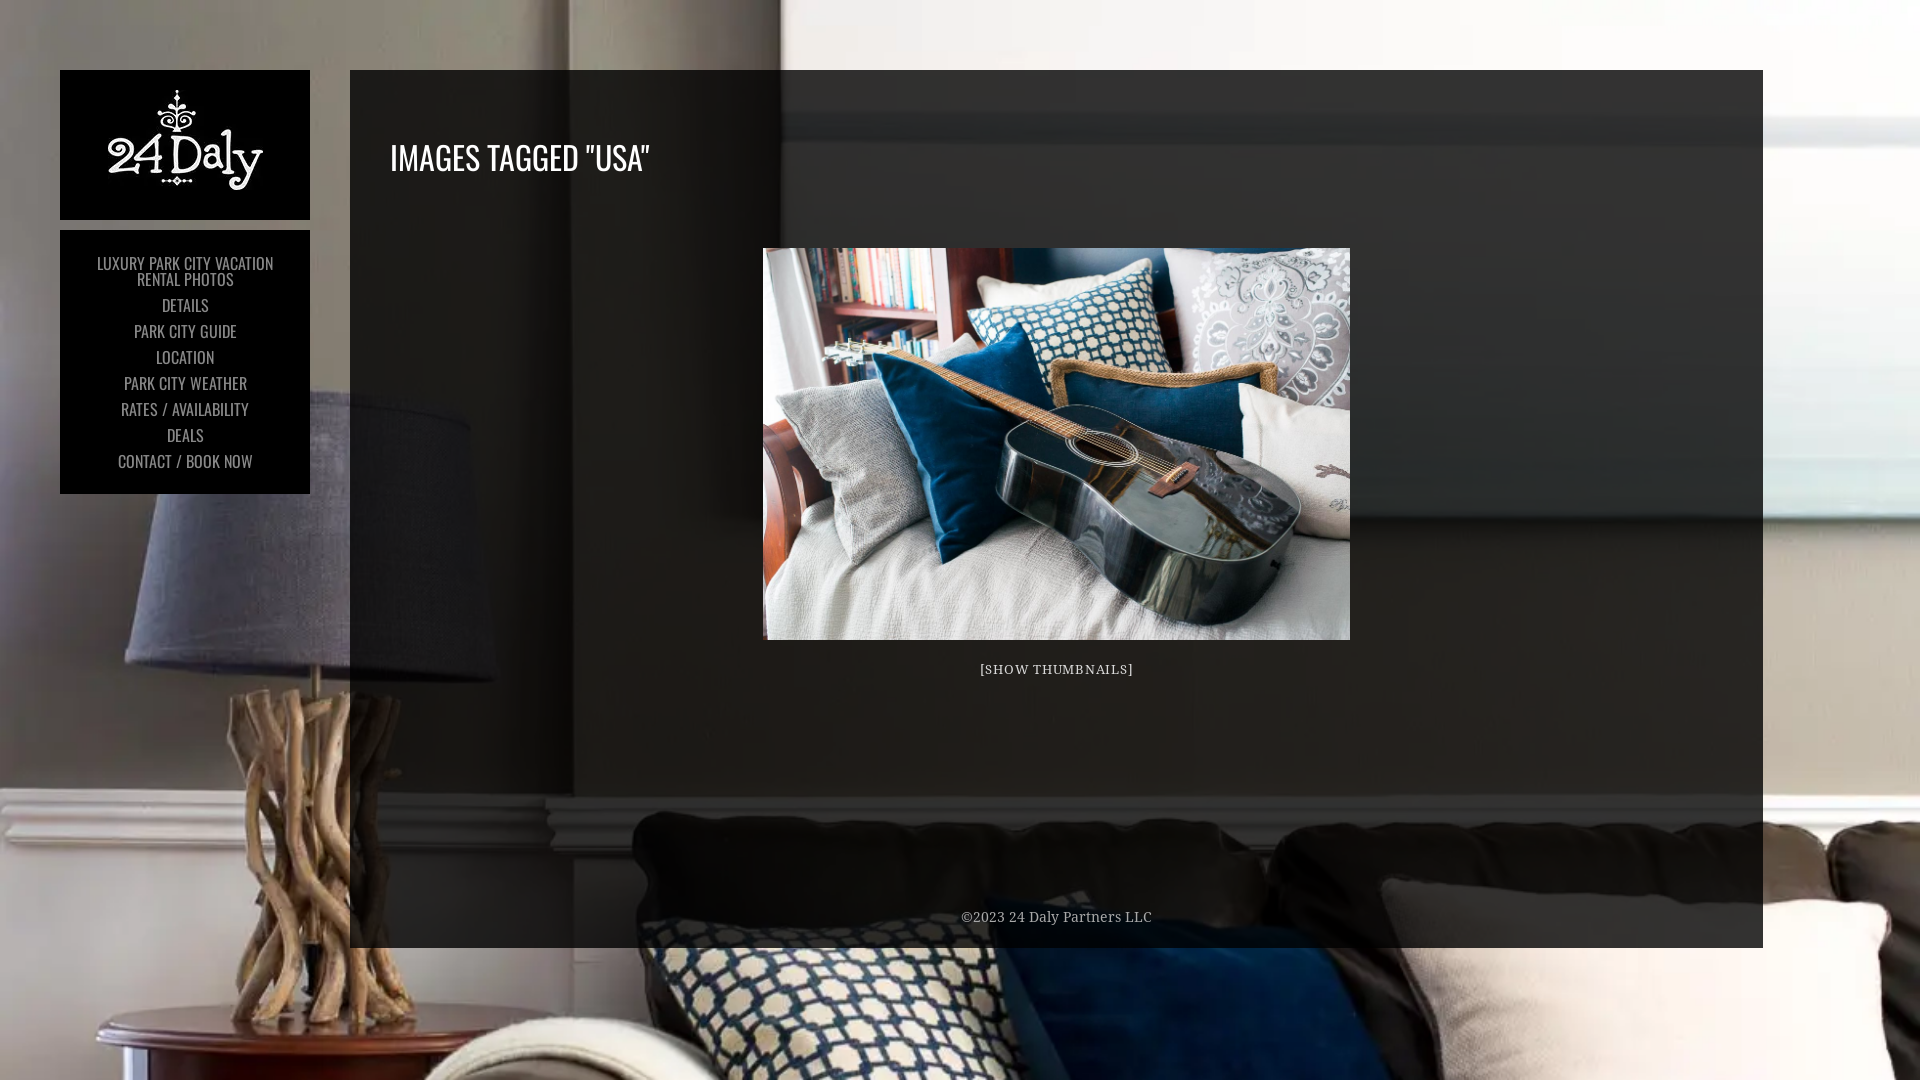 Image resolution: width=1920 pixels, height=1080 pixels. I want to click on 'DEALS', so click(185, 434).